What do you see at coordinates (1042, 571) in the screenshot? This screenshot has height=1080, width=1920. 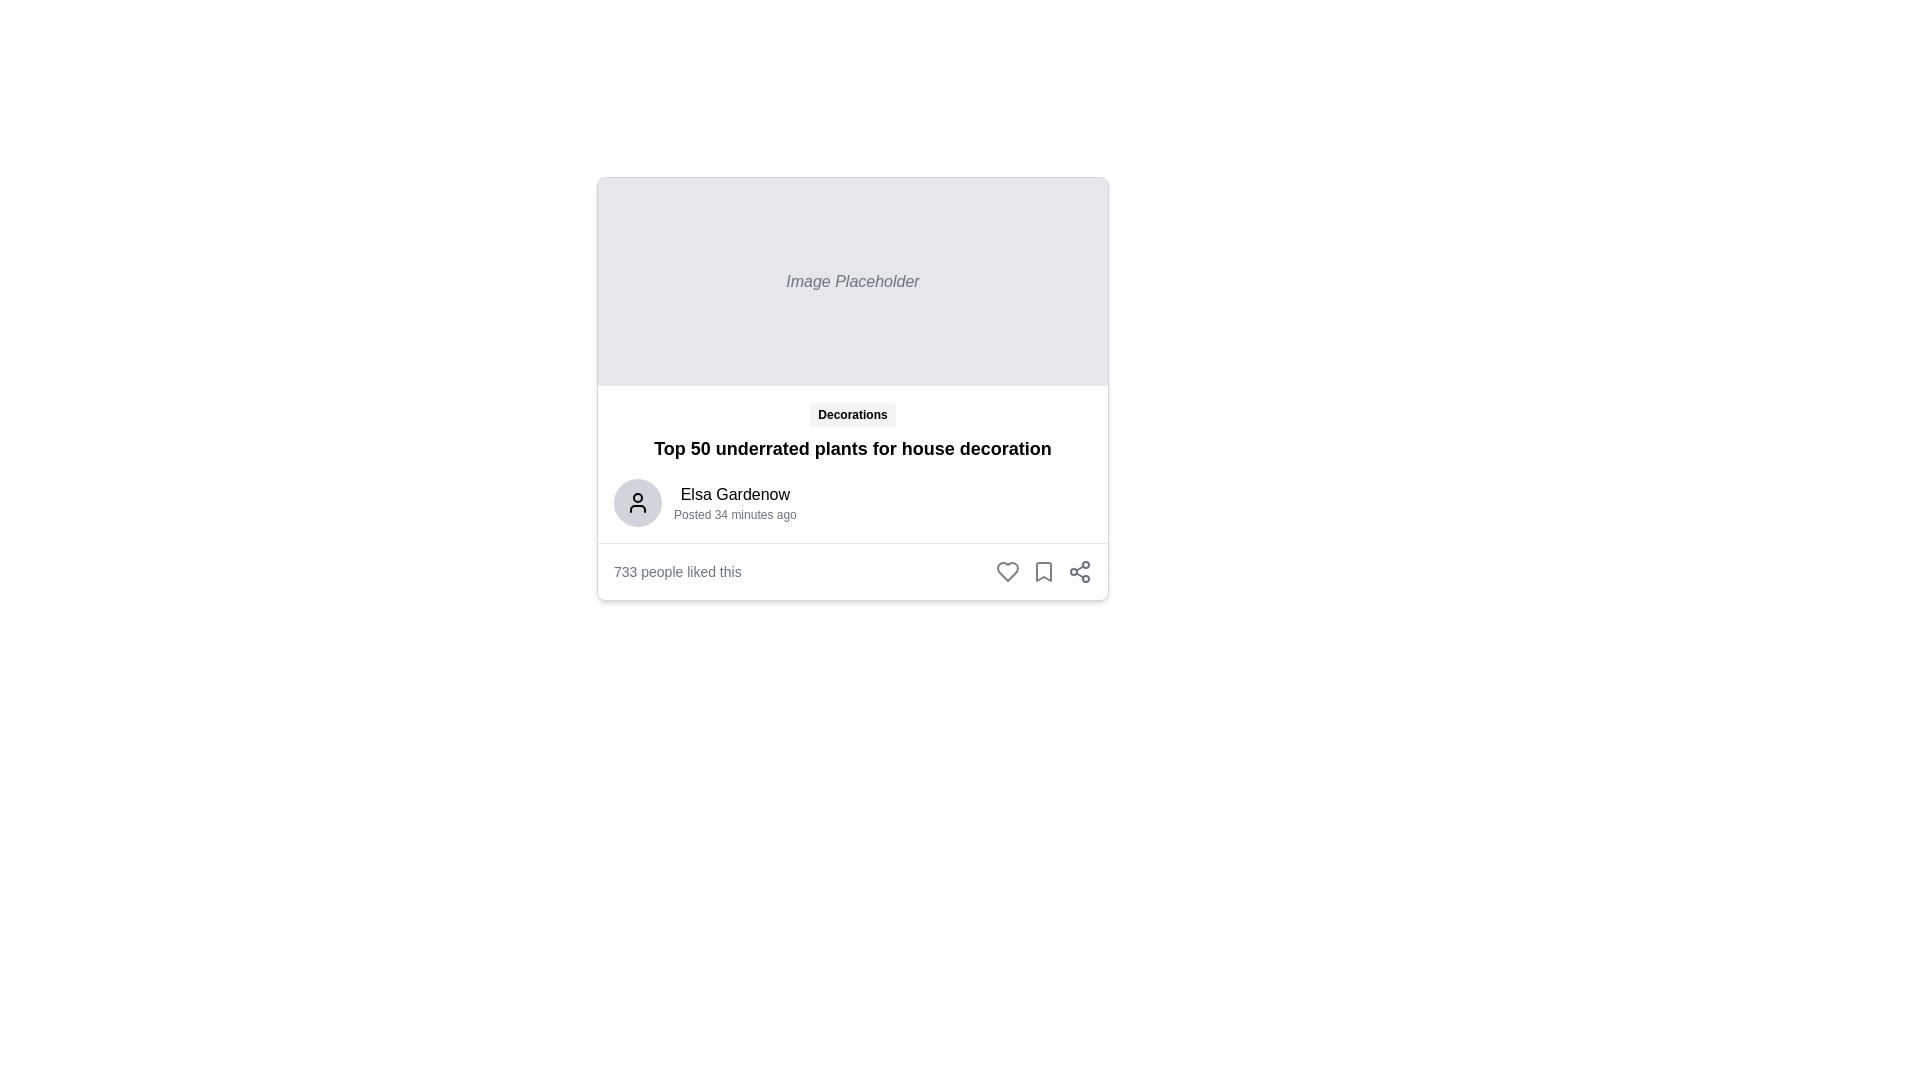 I see `the bookmark button located in the bottom-right corner of the card interface to bookmark the content` at bounding box center [1042, 571].